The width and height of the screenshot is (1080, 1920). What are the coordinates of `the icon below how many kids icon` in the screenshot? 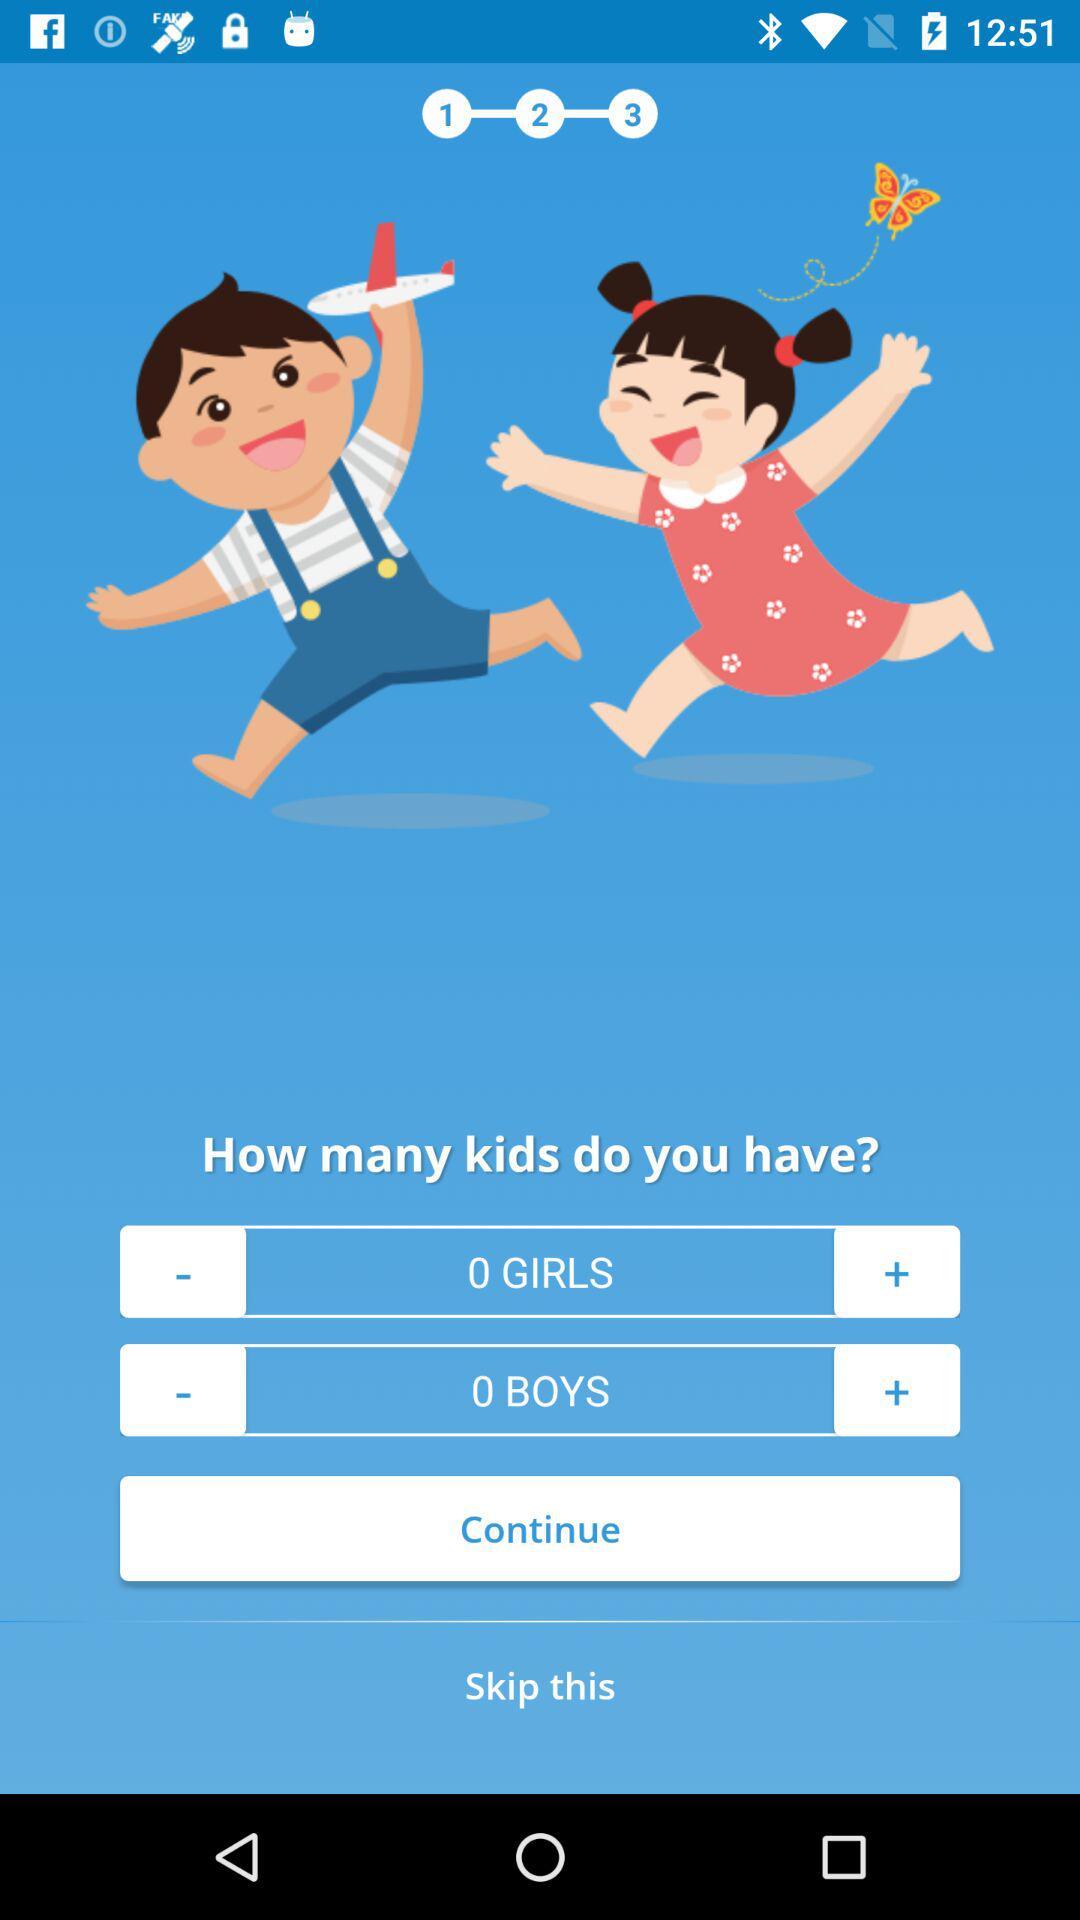 It's located at (896, 1270).